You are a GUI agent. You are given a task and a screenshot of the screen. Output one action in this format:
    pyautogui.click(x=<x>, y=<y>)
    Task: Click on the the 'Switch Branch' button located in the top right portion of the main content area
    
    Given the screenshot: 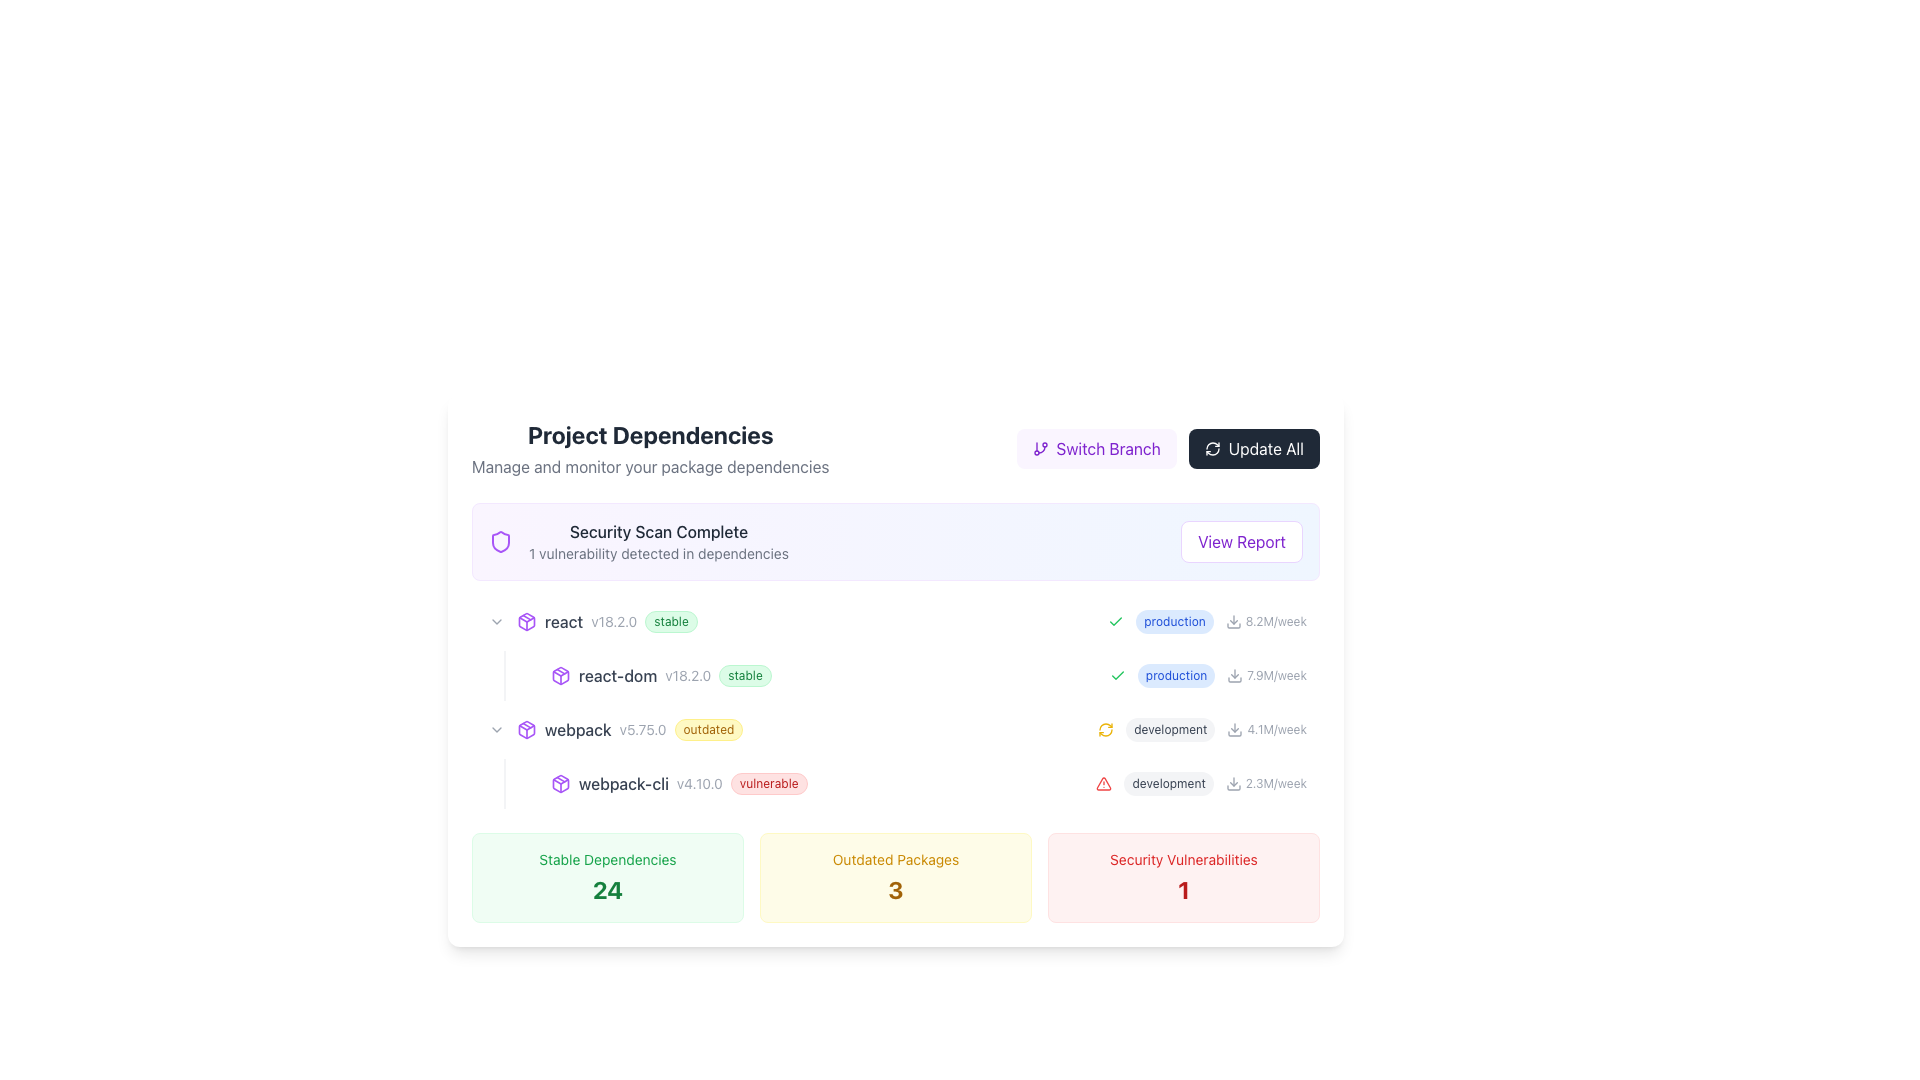 What is the action you would take?
    pyautogui.click(x=1095, y=447)
    